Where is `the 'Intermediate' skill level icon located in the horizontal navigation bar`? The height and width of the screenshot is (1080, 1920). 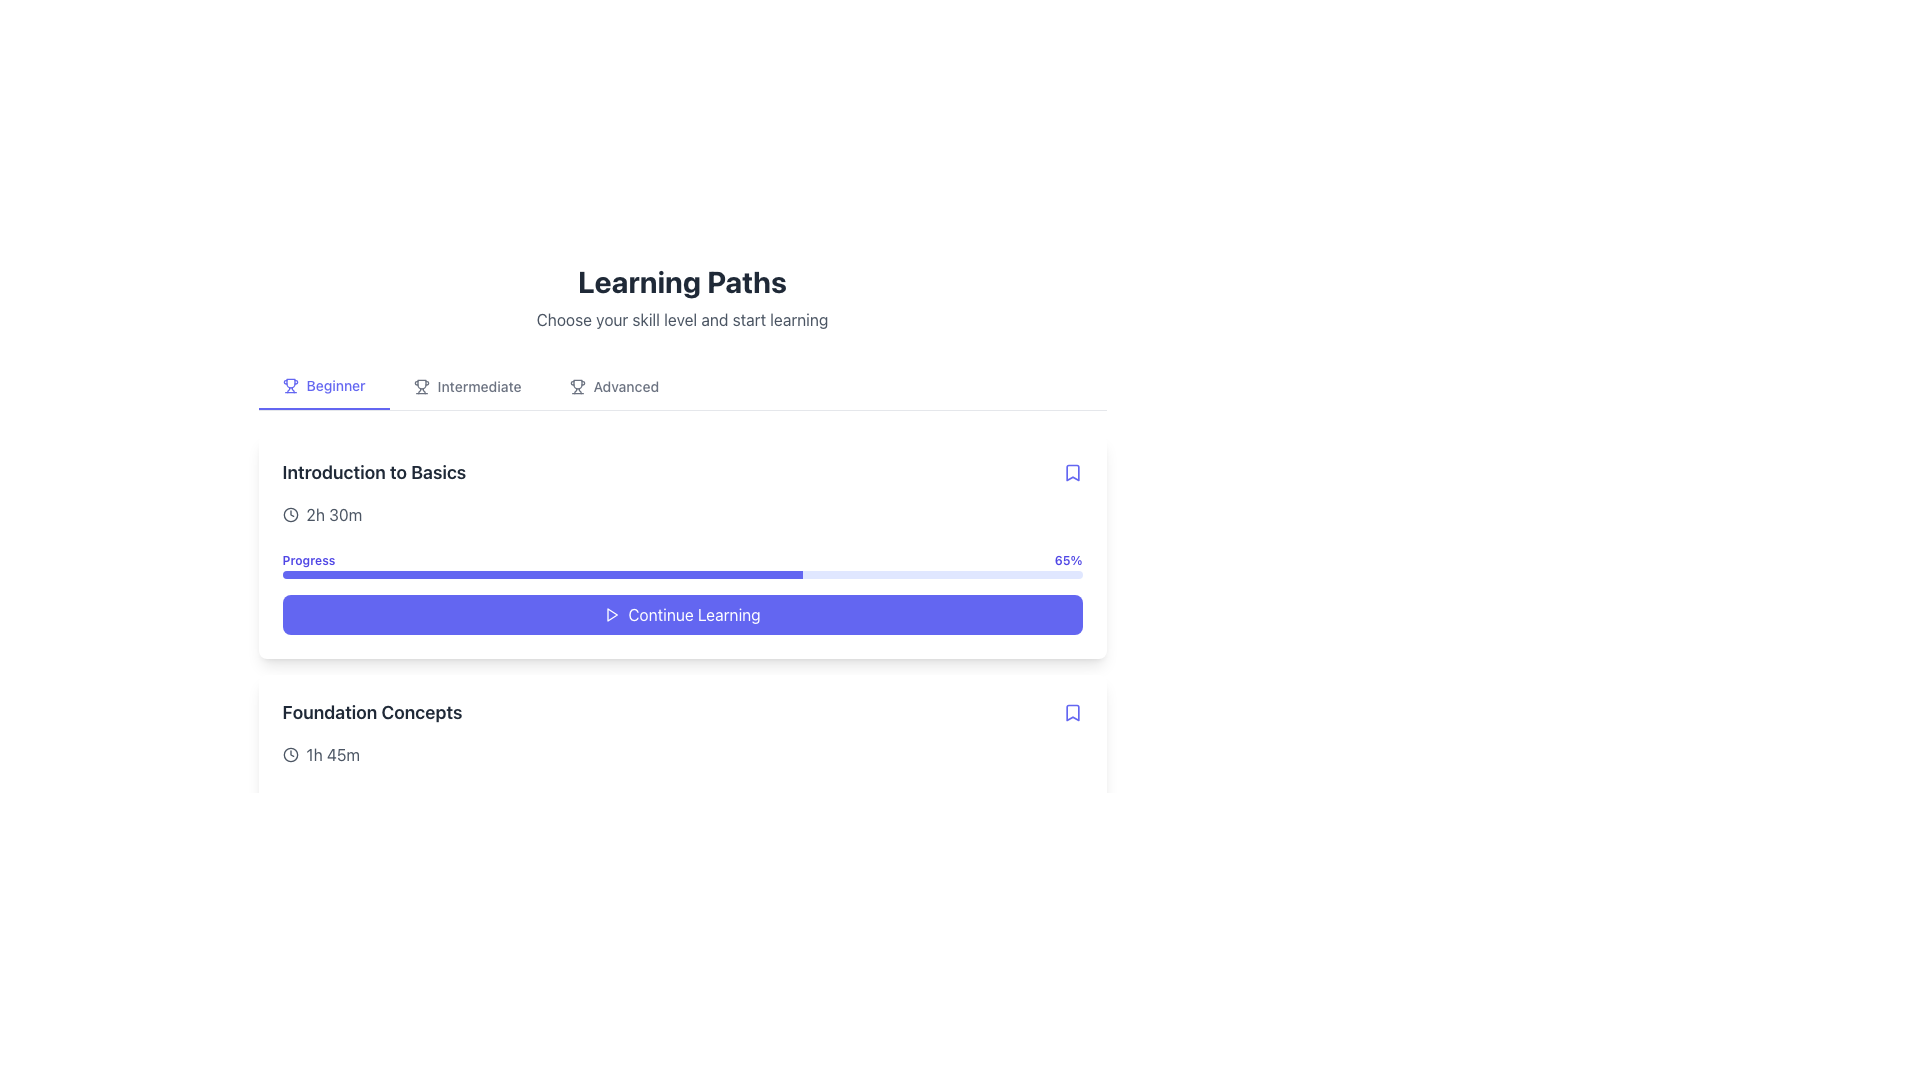 the 'Intermediate' skill level icon located in the horizontal navigation bar is located at coordinates (420, 386).